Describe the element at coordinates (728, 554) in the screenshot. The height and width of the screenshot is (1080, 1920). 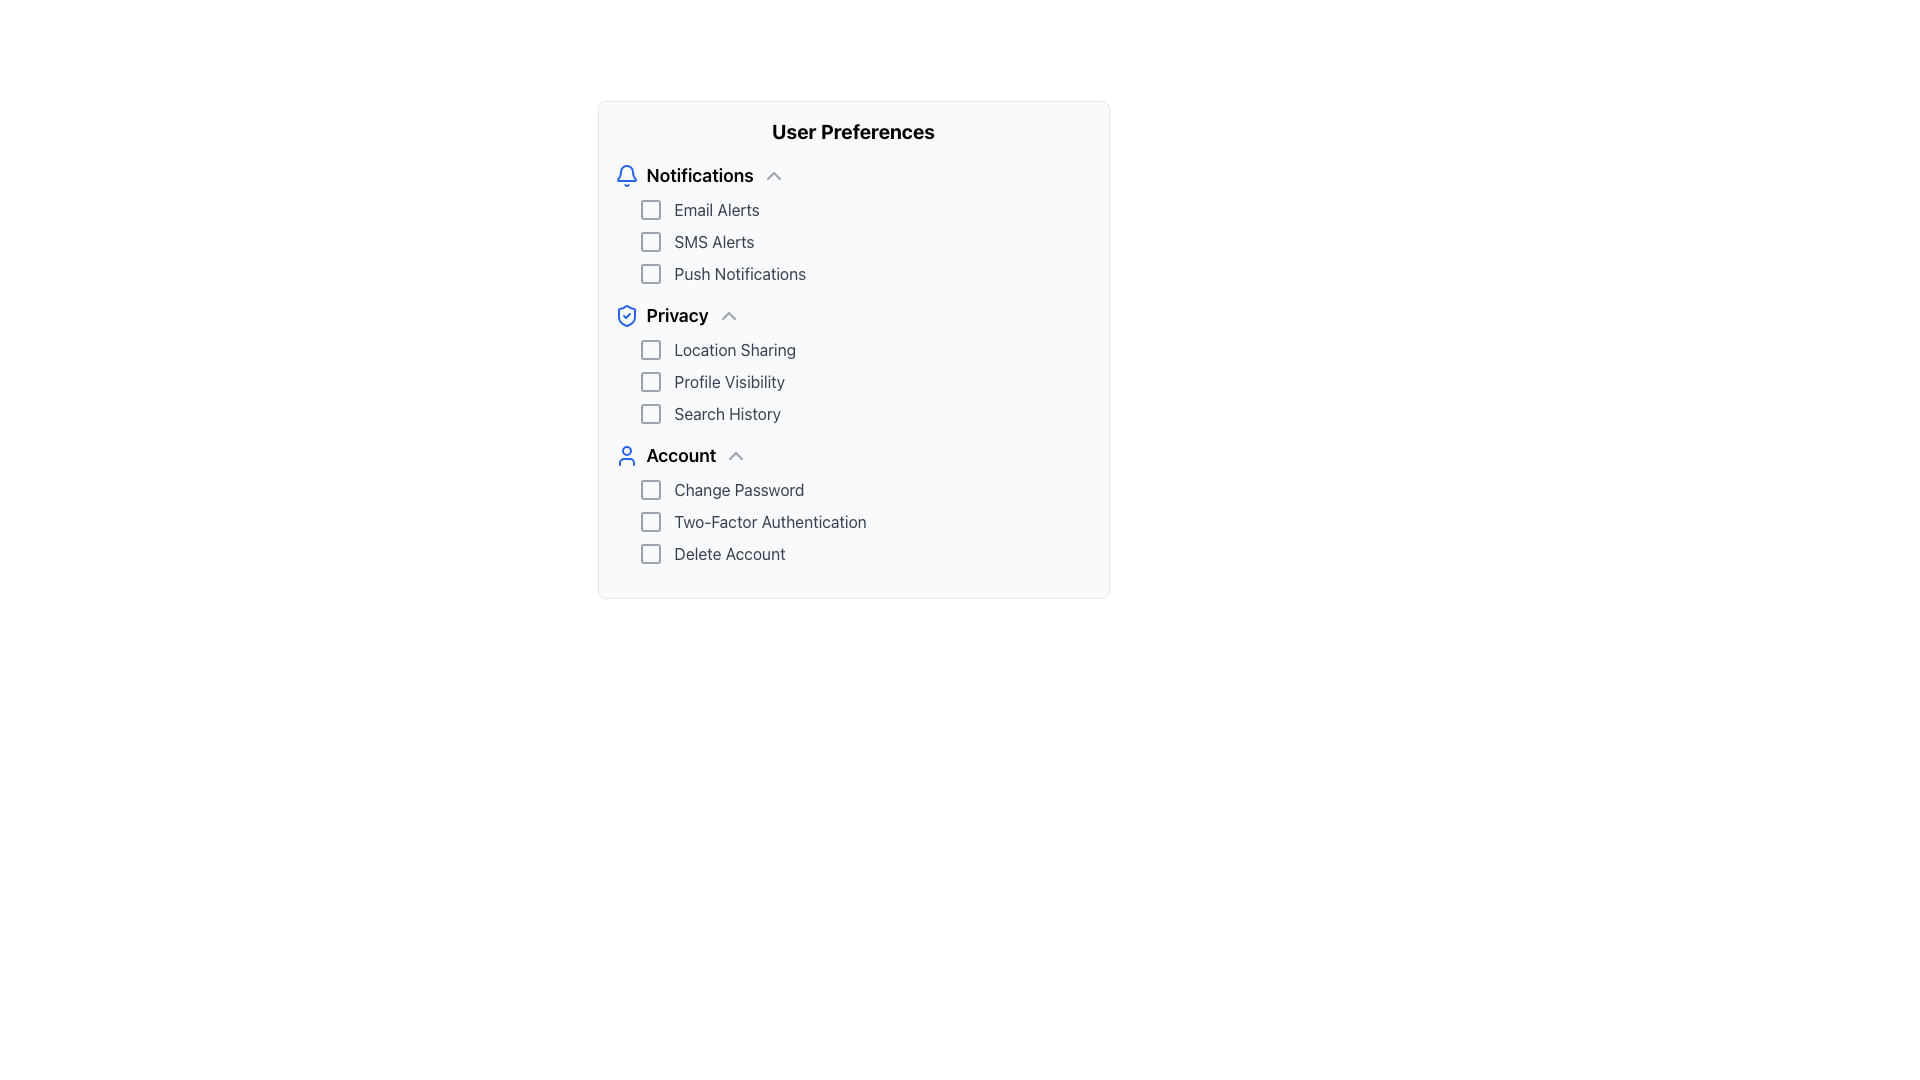
I see `the 'Delete Account' text label, which is styled with gray text color and positioned horizontally within the 'Account' preferences section, below the 'Two-Factor Authentication' option` at that location.